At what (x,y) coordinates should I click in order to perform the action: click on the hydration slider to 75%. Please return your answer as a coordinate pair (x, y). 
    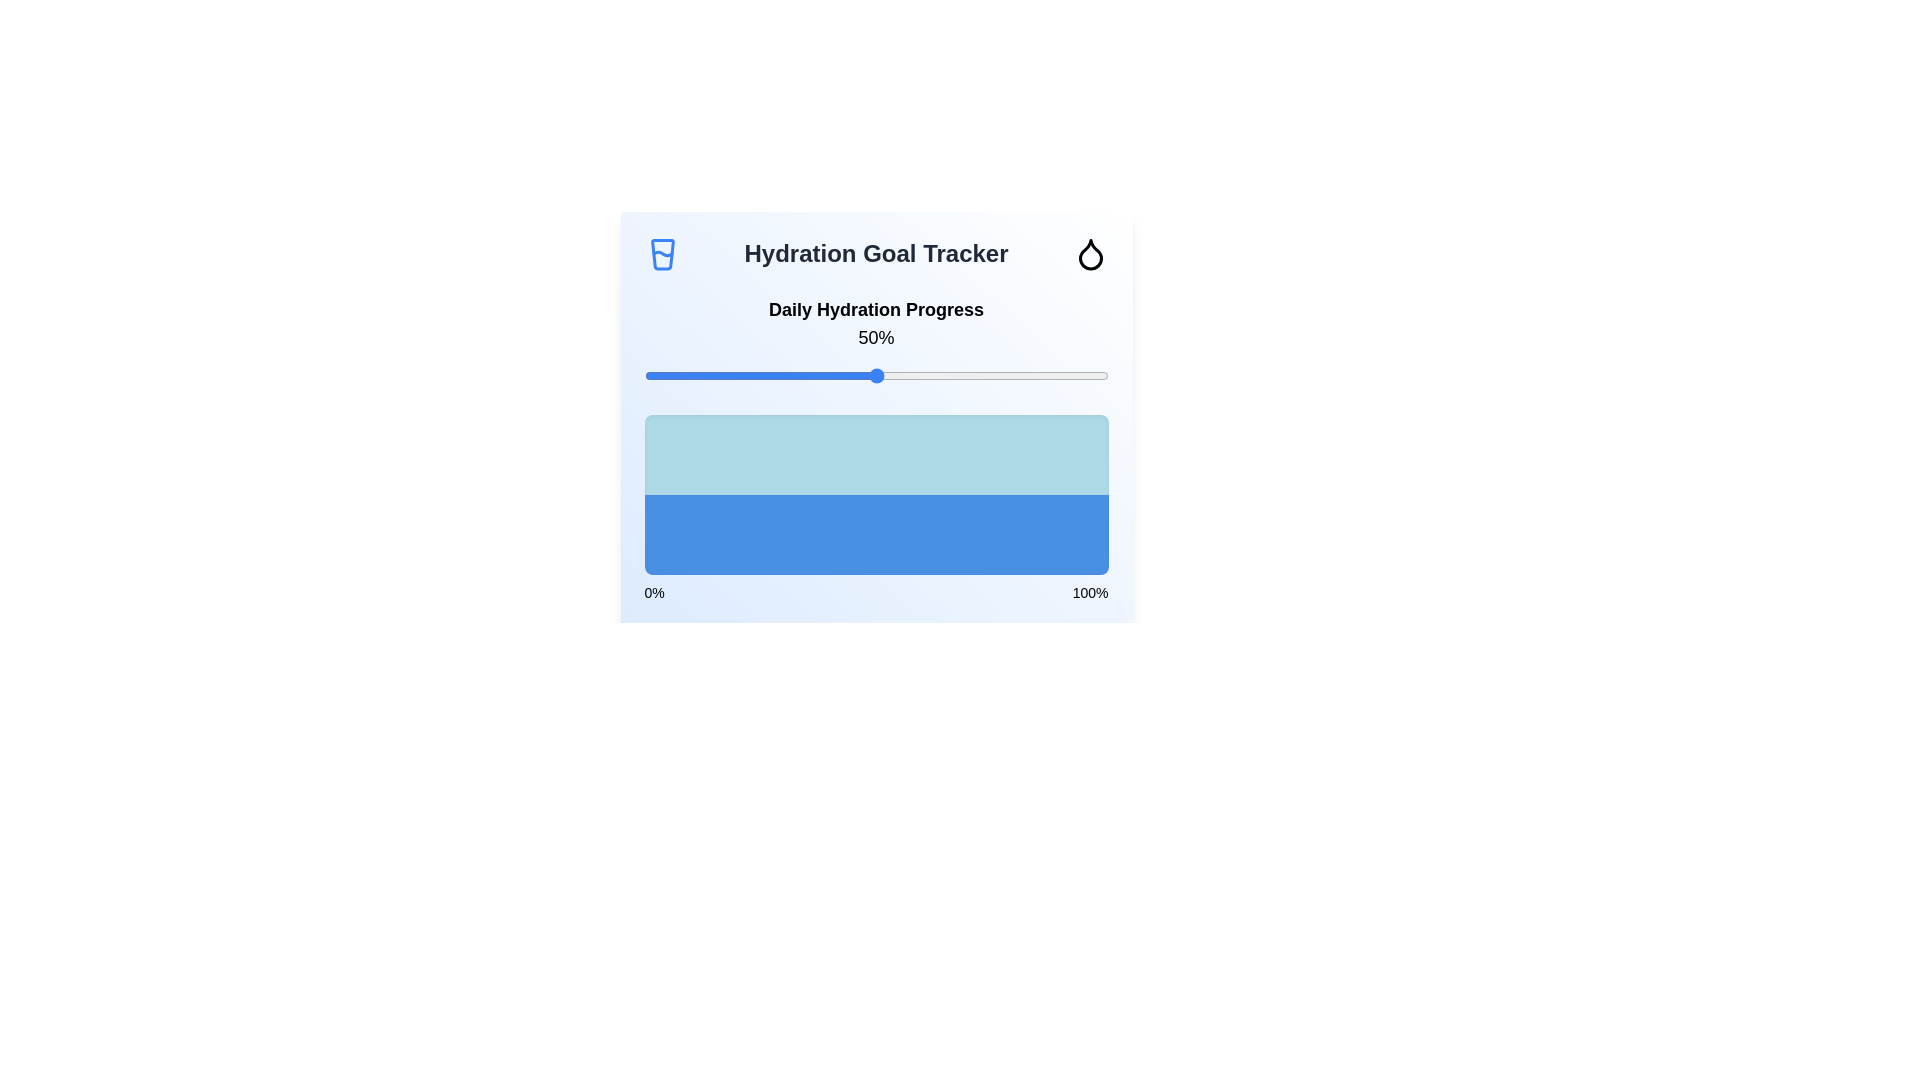
    Looking at the image, I should click on (992, 375).